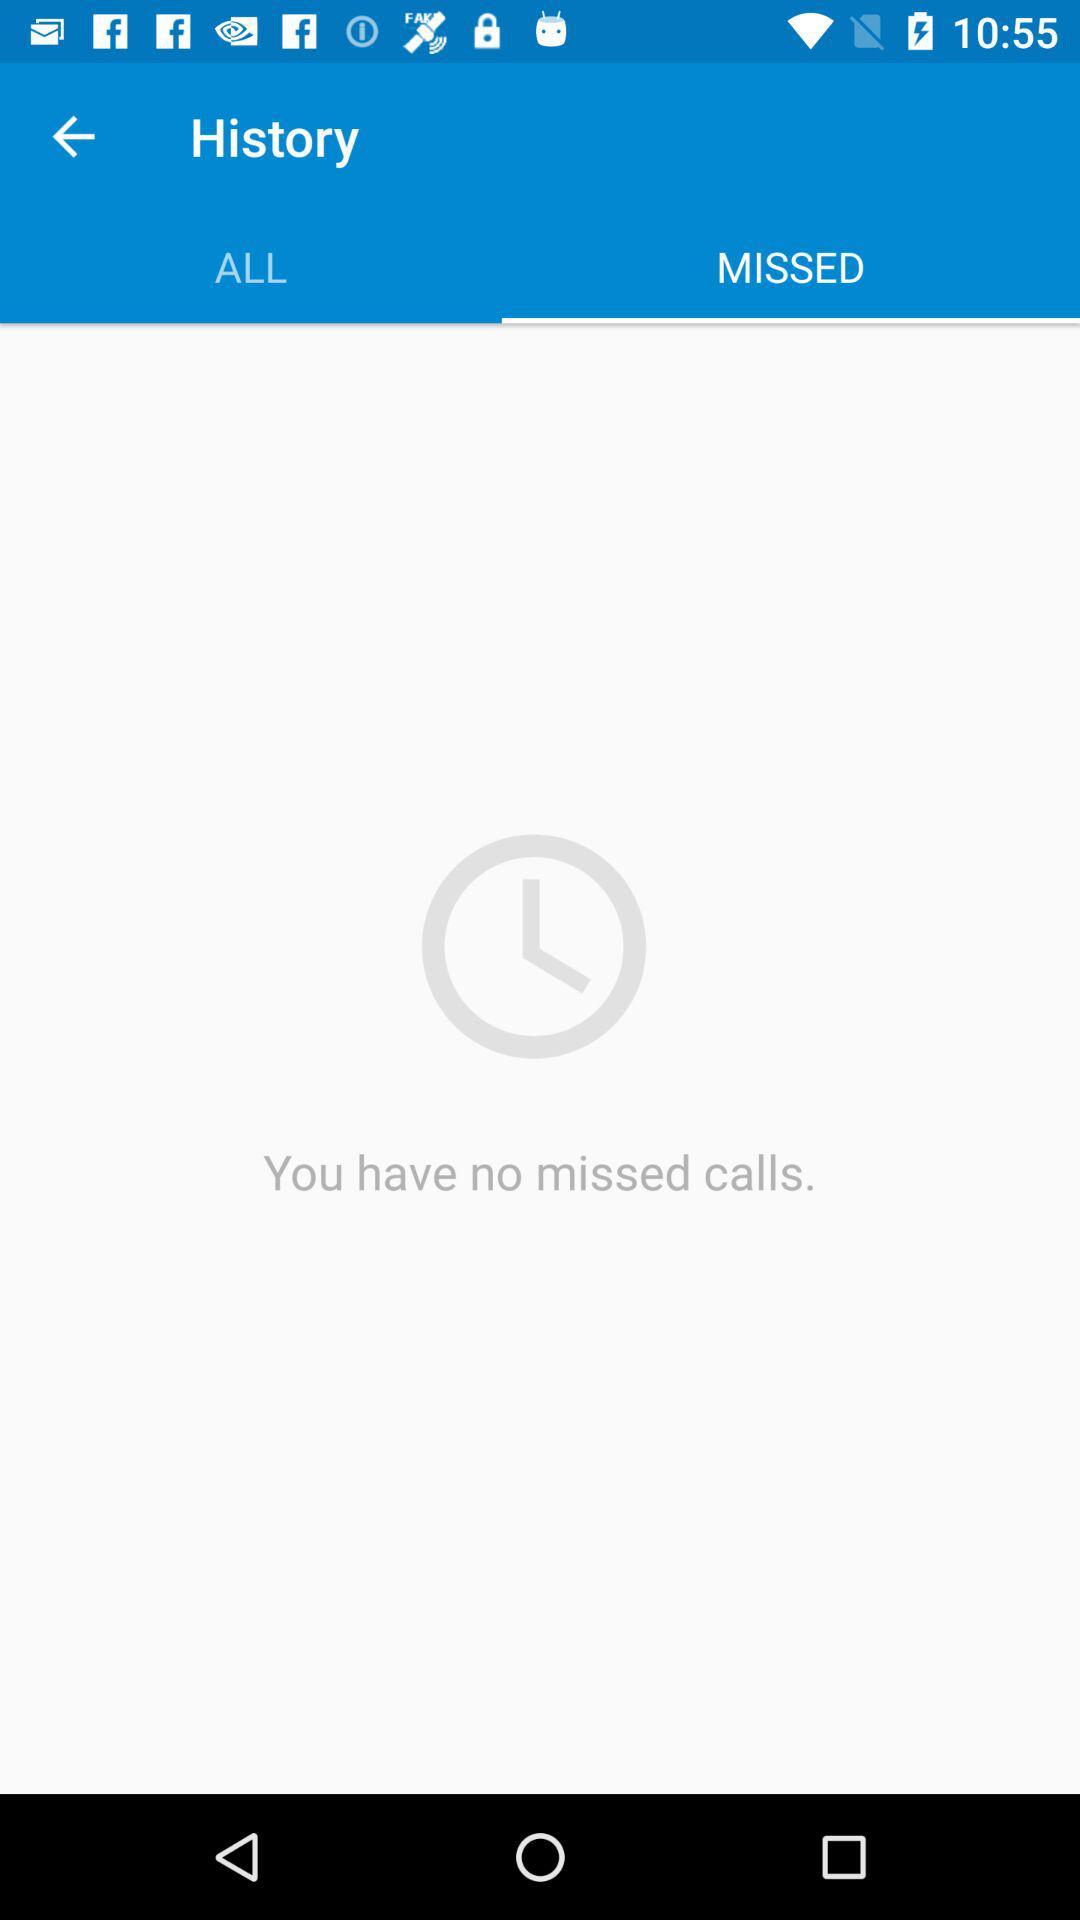  I want to click on all, so click(249, 265).